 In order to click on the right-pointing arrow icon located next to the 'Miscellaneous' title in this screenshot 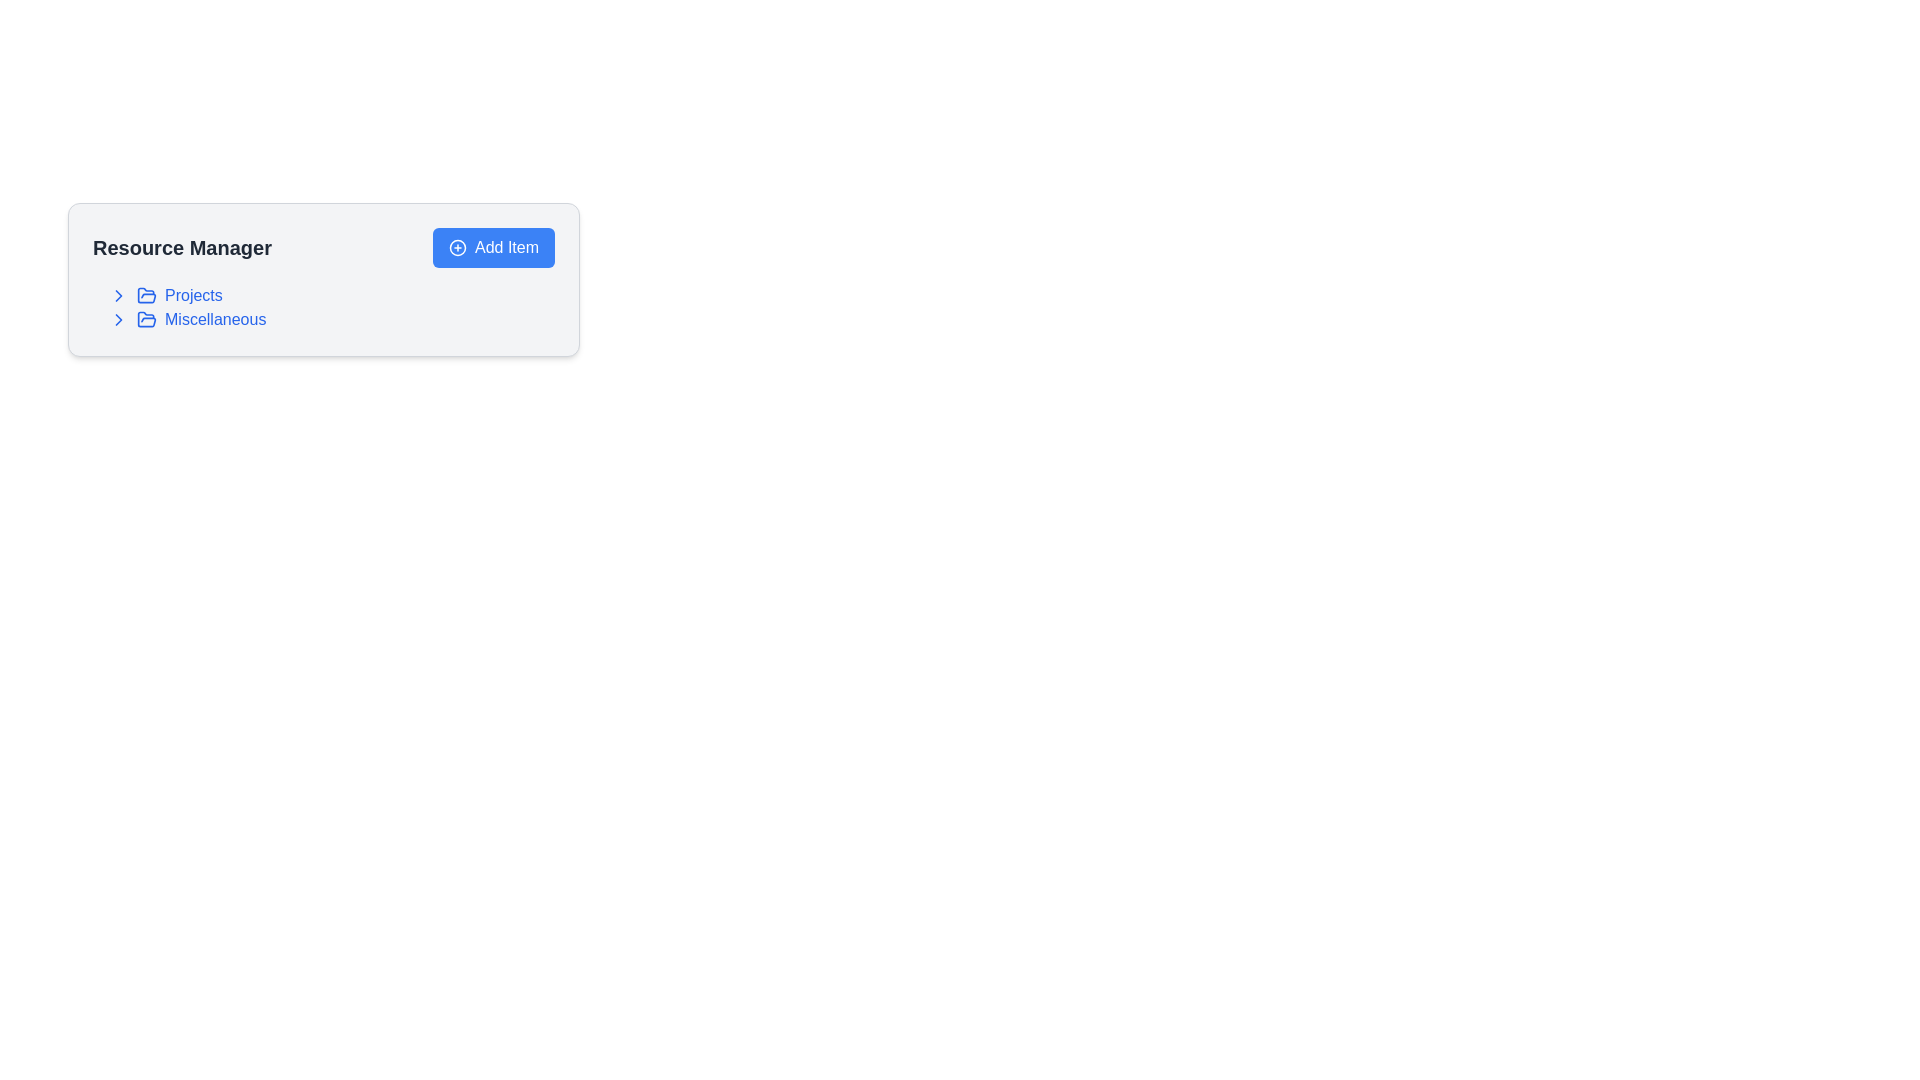, I will do `click(118, 319)`.